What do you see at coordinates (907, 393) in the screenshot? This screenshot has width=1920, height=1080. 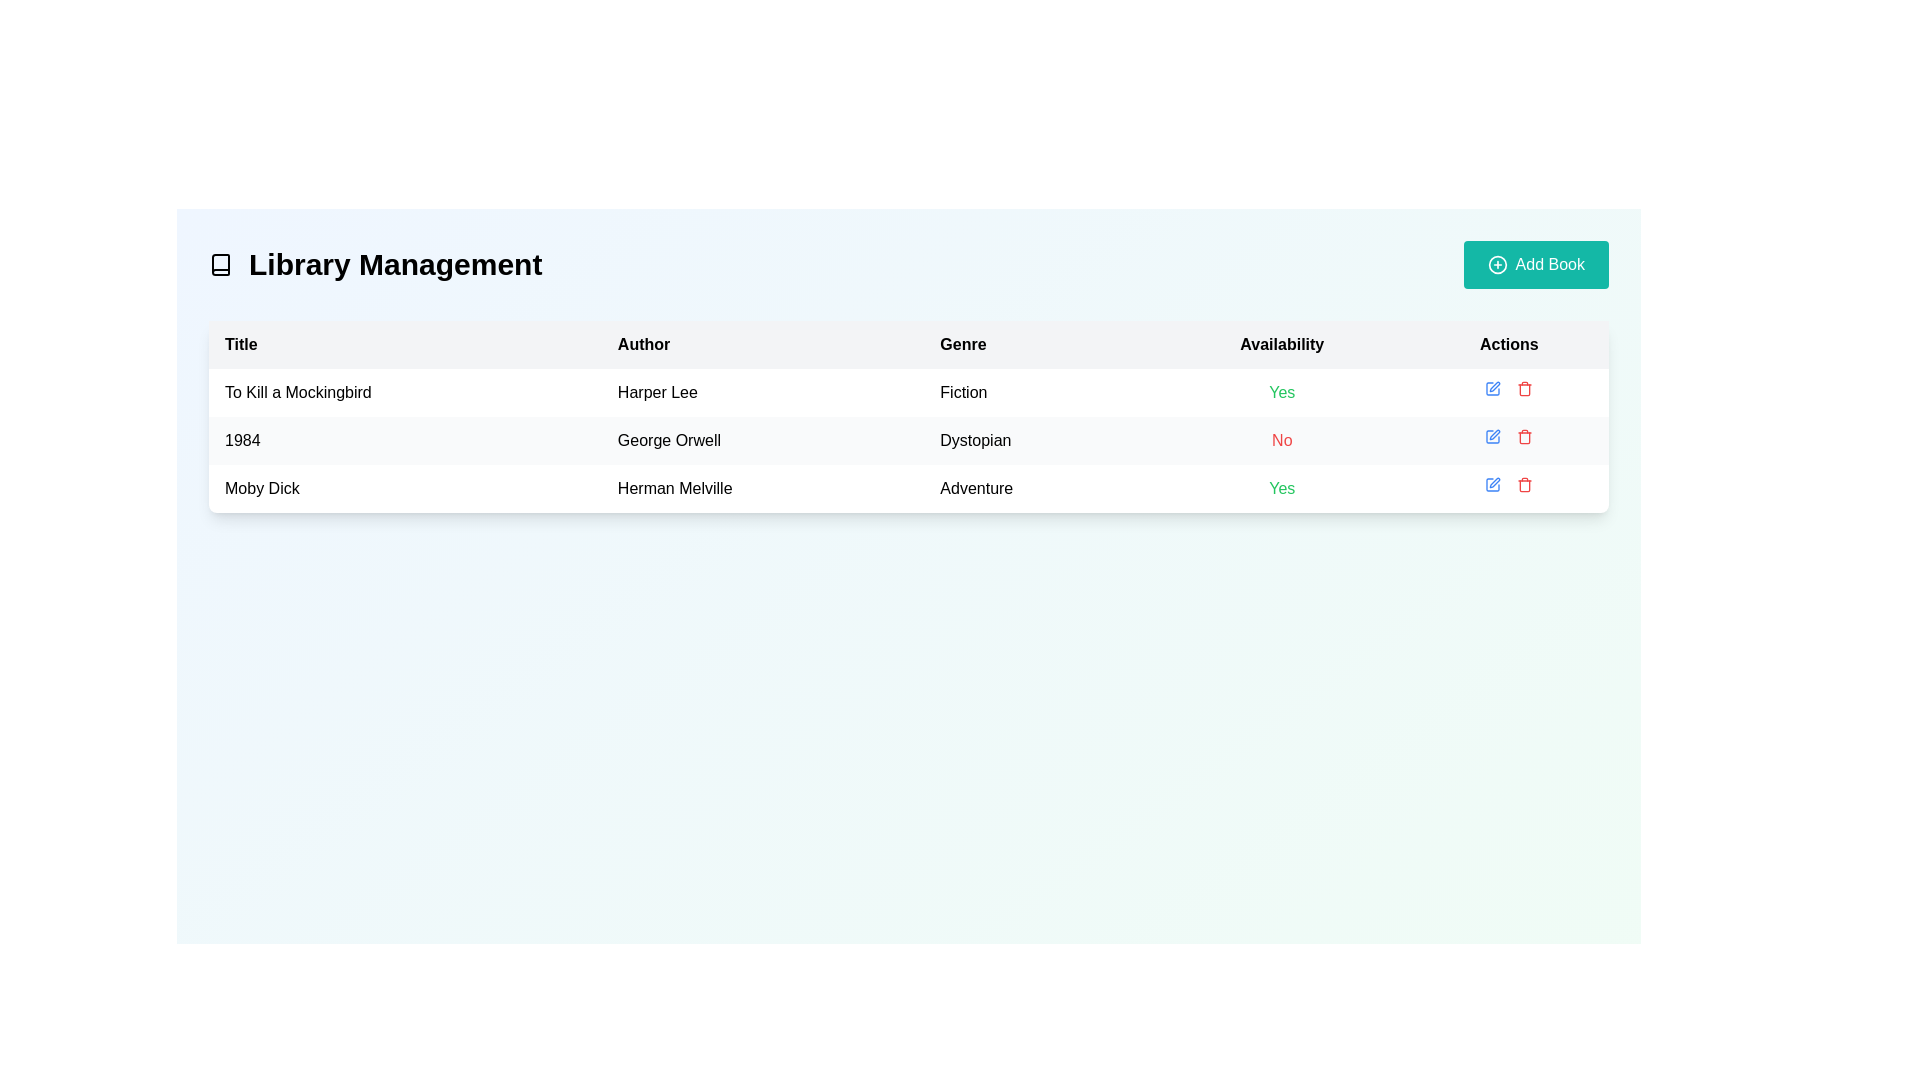 I see `the first row of the table summarizing the details of the book 'To Kill a Mockingbird'` at bounding box center [907, 393].